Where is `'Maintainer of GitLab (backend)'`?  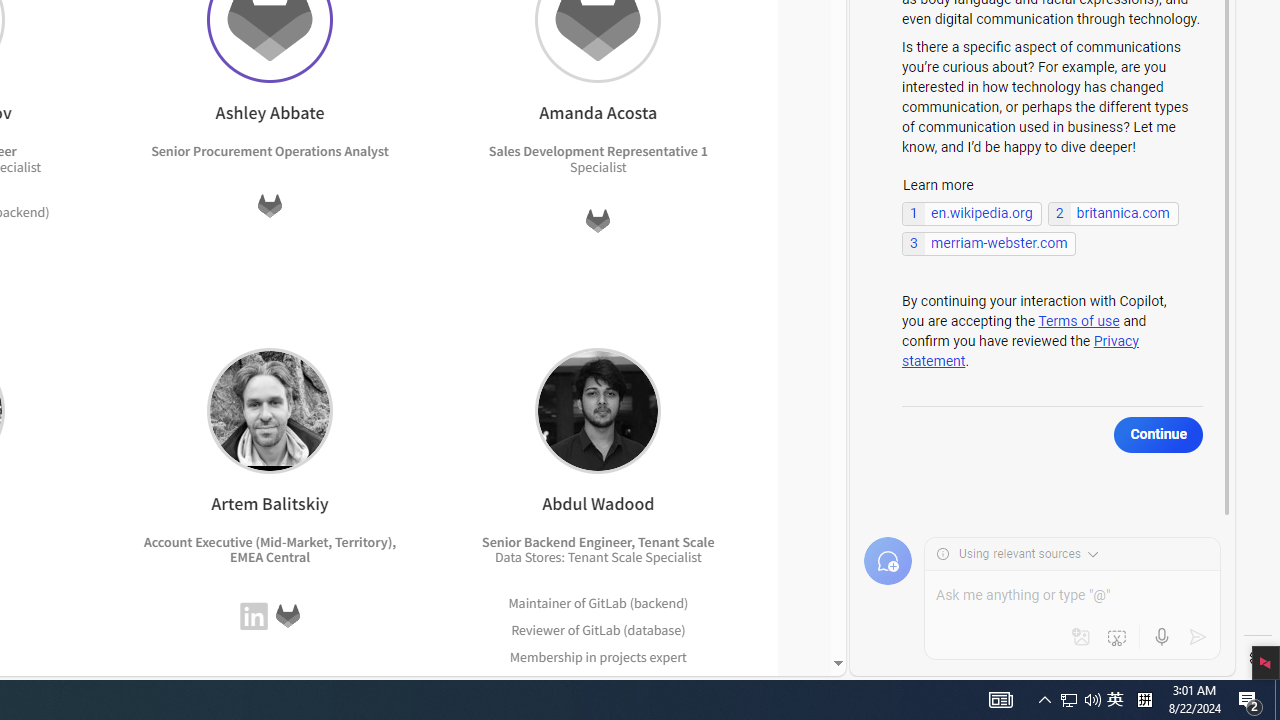
'Maintainer of GitLab (backend)' is located at coordinates (597, 601).